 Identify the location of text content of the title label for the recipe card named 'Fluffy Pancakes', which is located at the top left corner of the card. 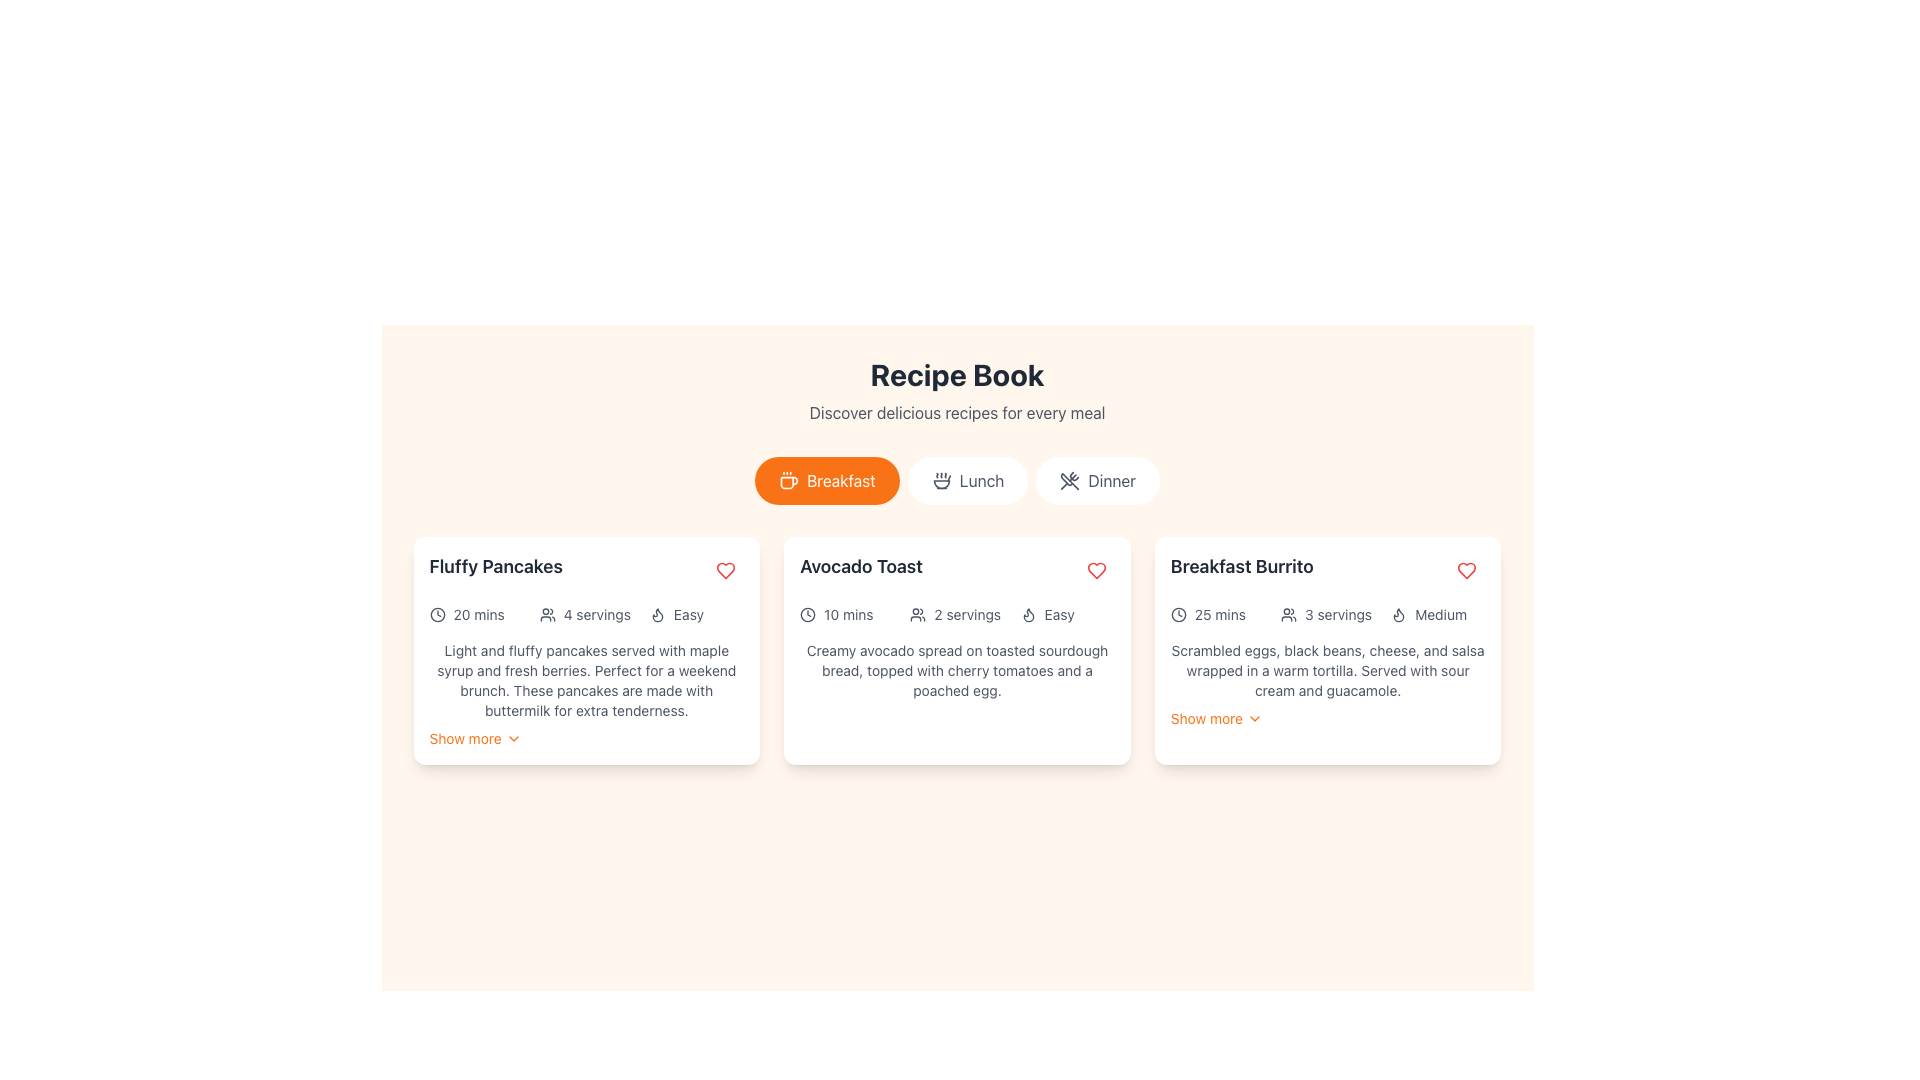
(496, 567).